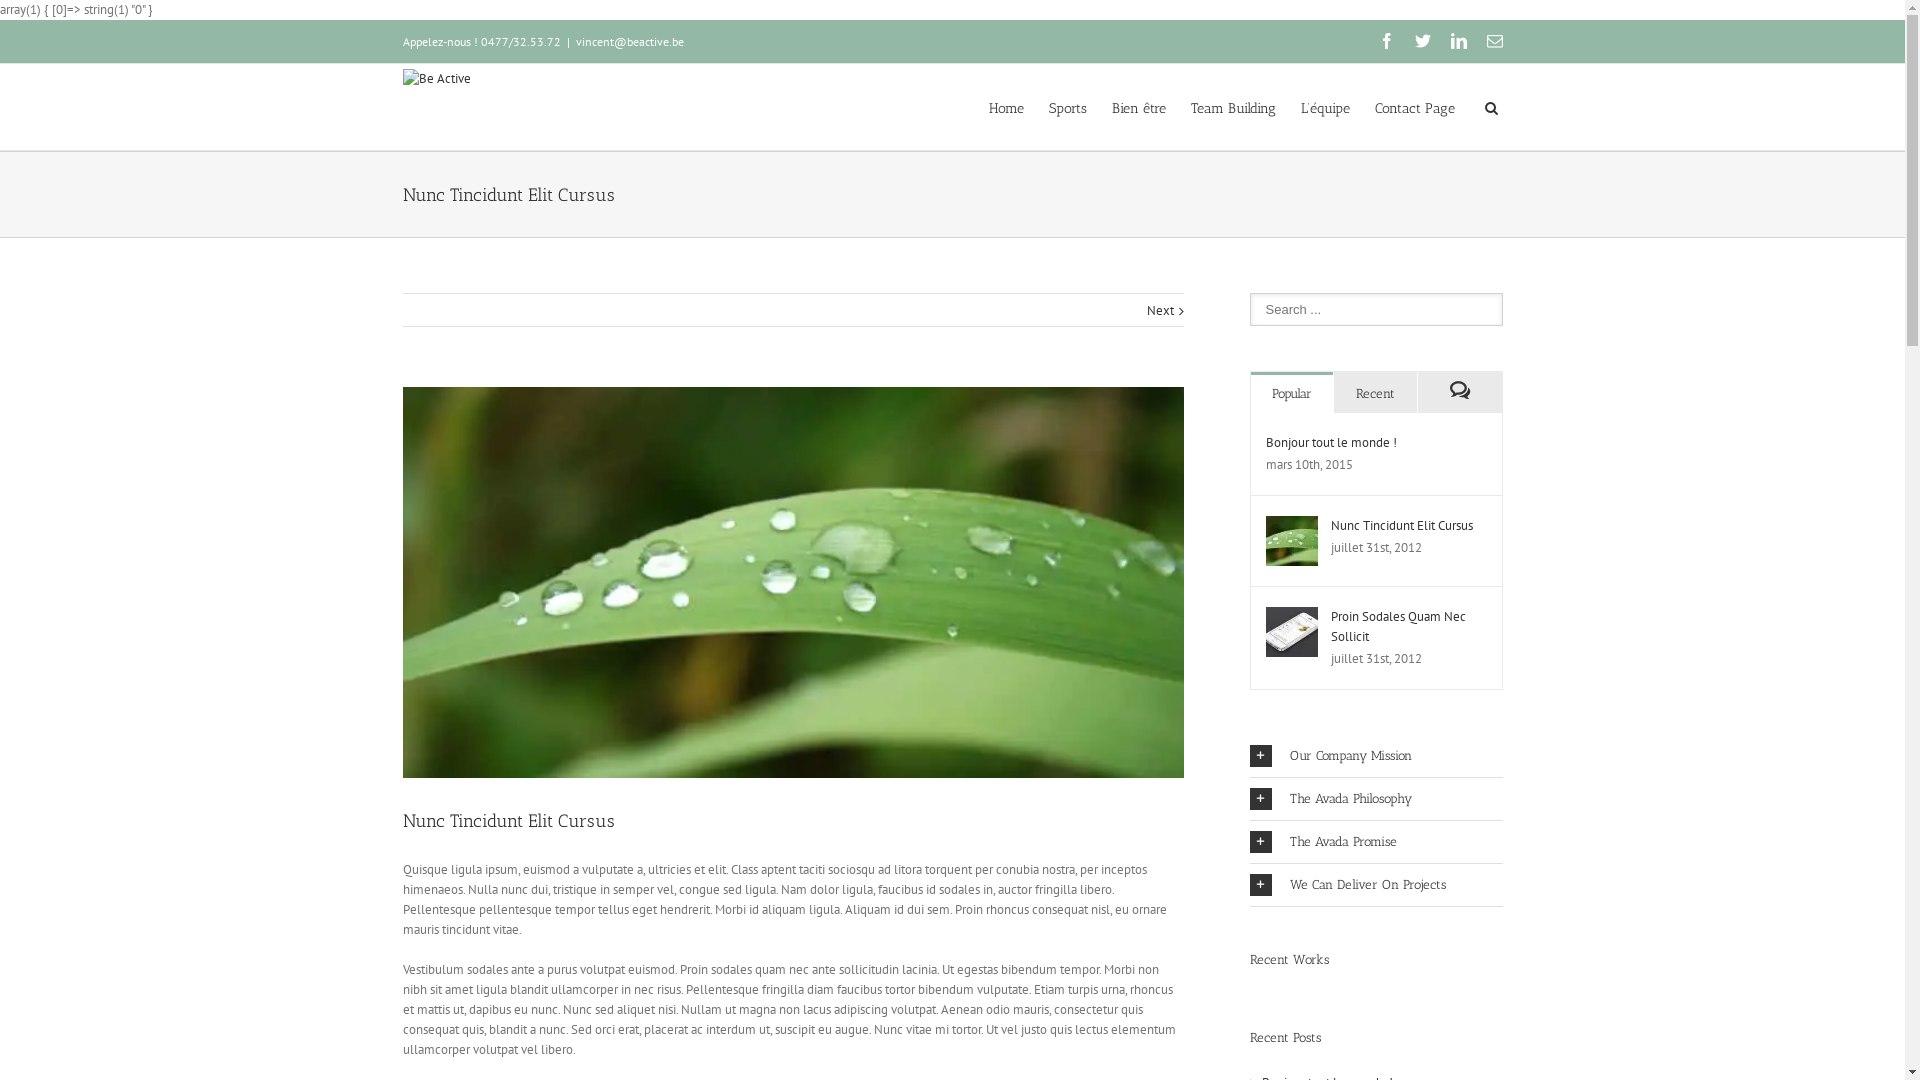 This screenshot has height=1080, width=1920. Describe the element at coordinates (628, 41) in the screenshot. I see `'vincent@beactive.be'` at that location.